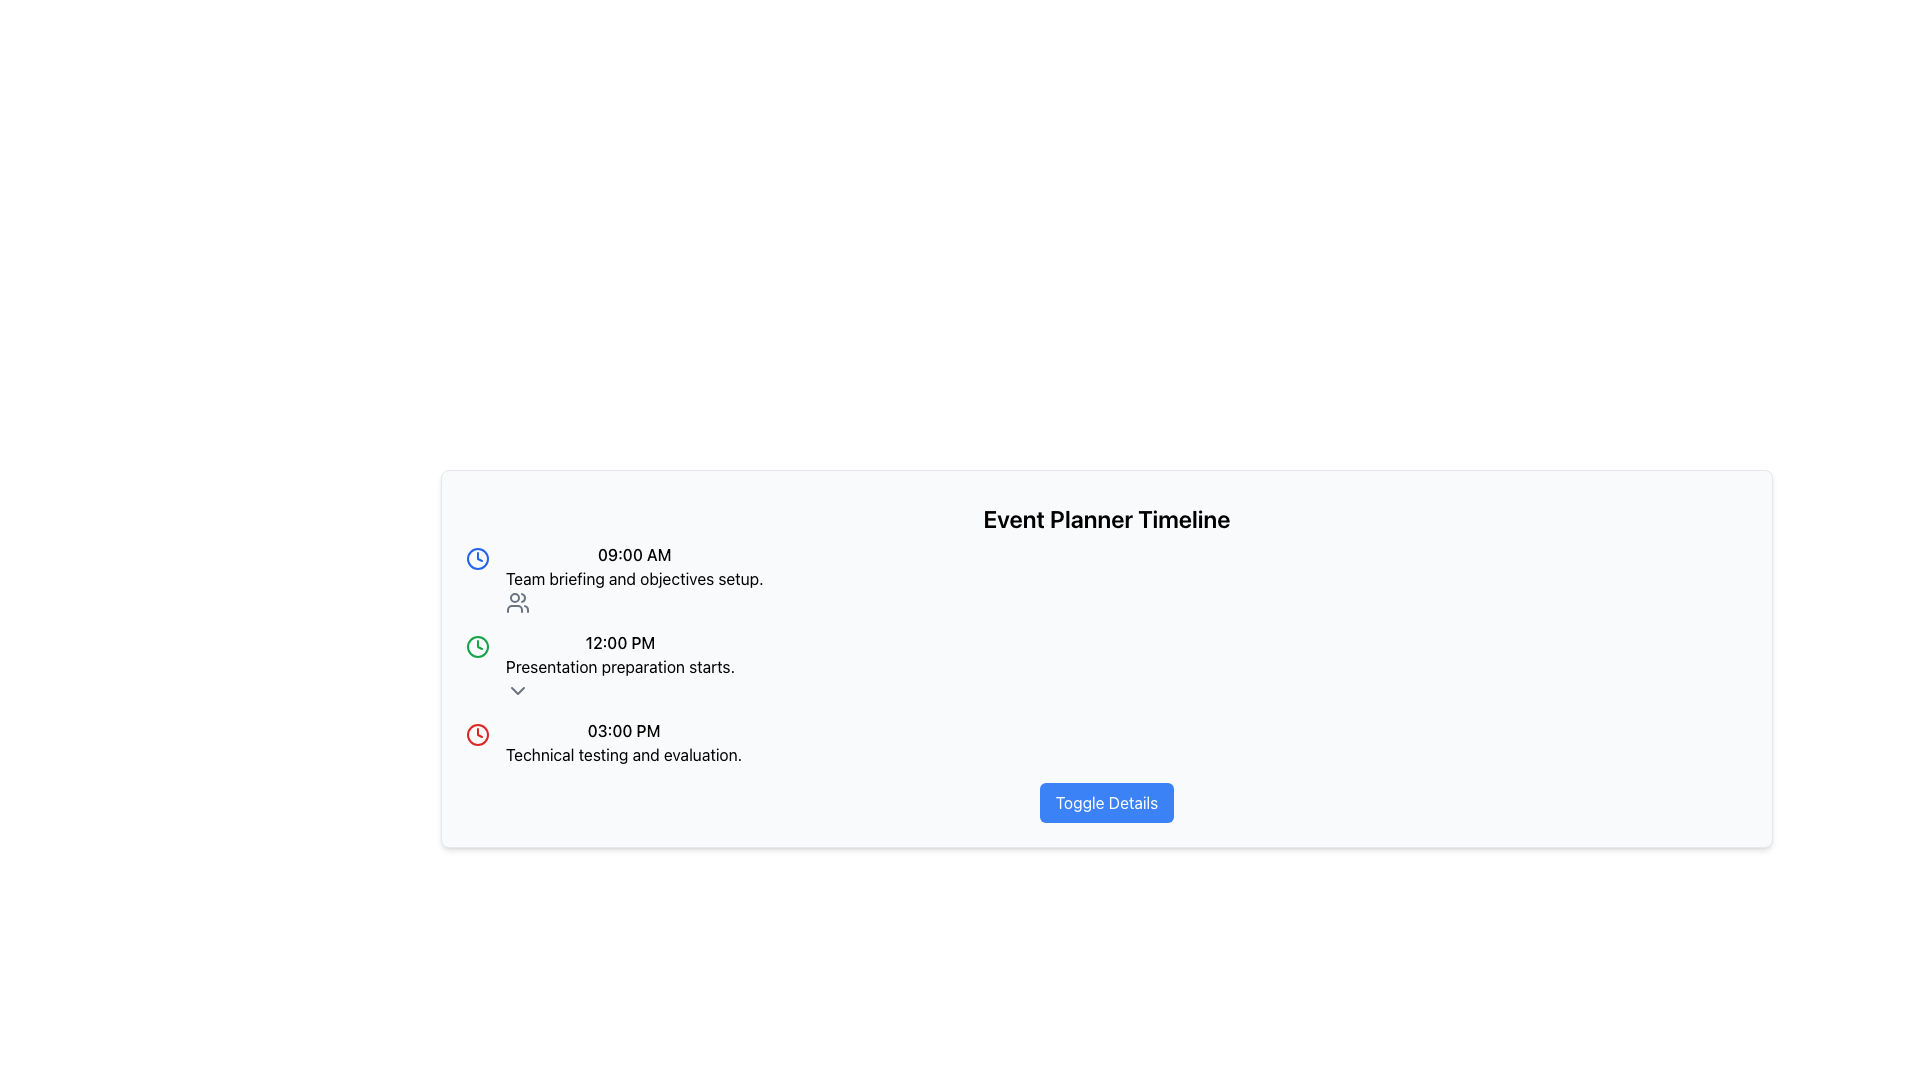 This screenshot has height=1080, width=1920. Describe the element at coordinates (633, 555) in the screenshot. I see `time value '09:00 AM' from the Text Label indicating the first time value in the schedule or timeline structure` at that location.